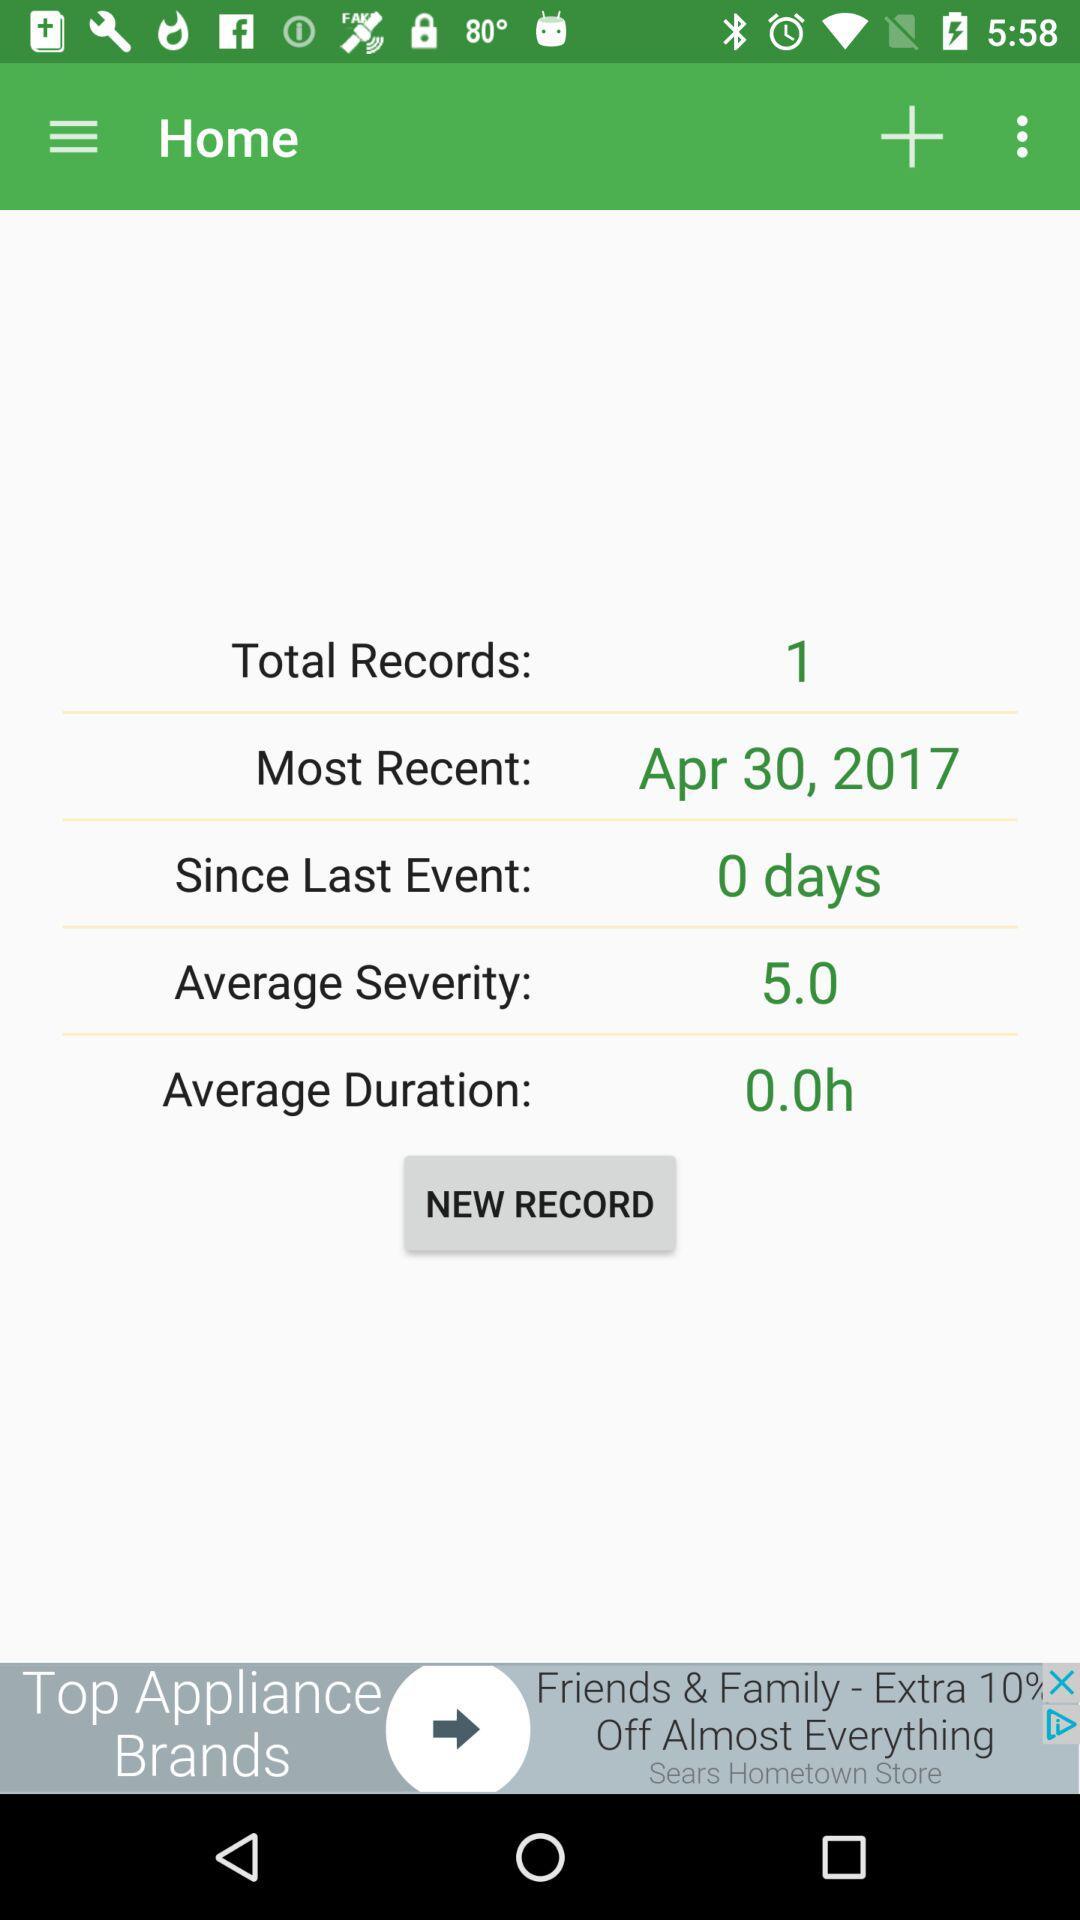 The image size is (1080, 1920). I want to click on visit advertisement, so click(540, 1727).